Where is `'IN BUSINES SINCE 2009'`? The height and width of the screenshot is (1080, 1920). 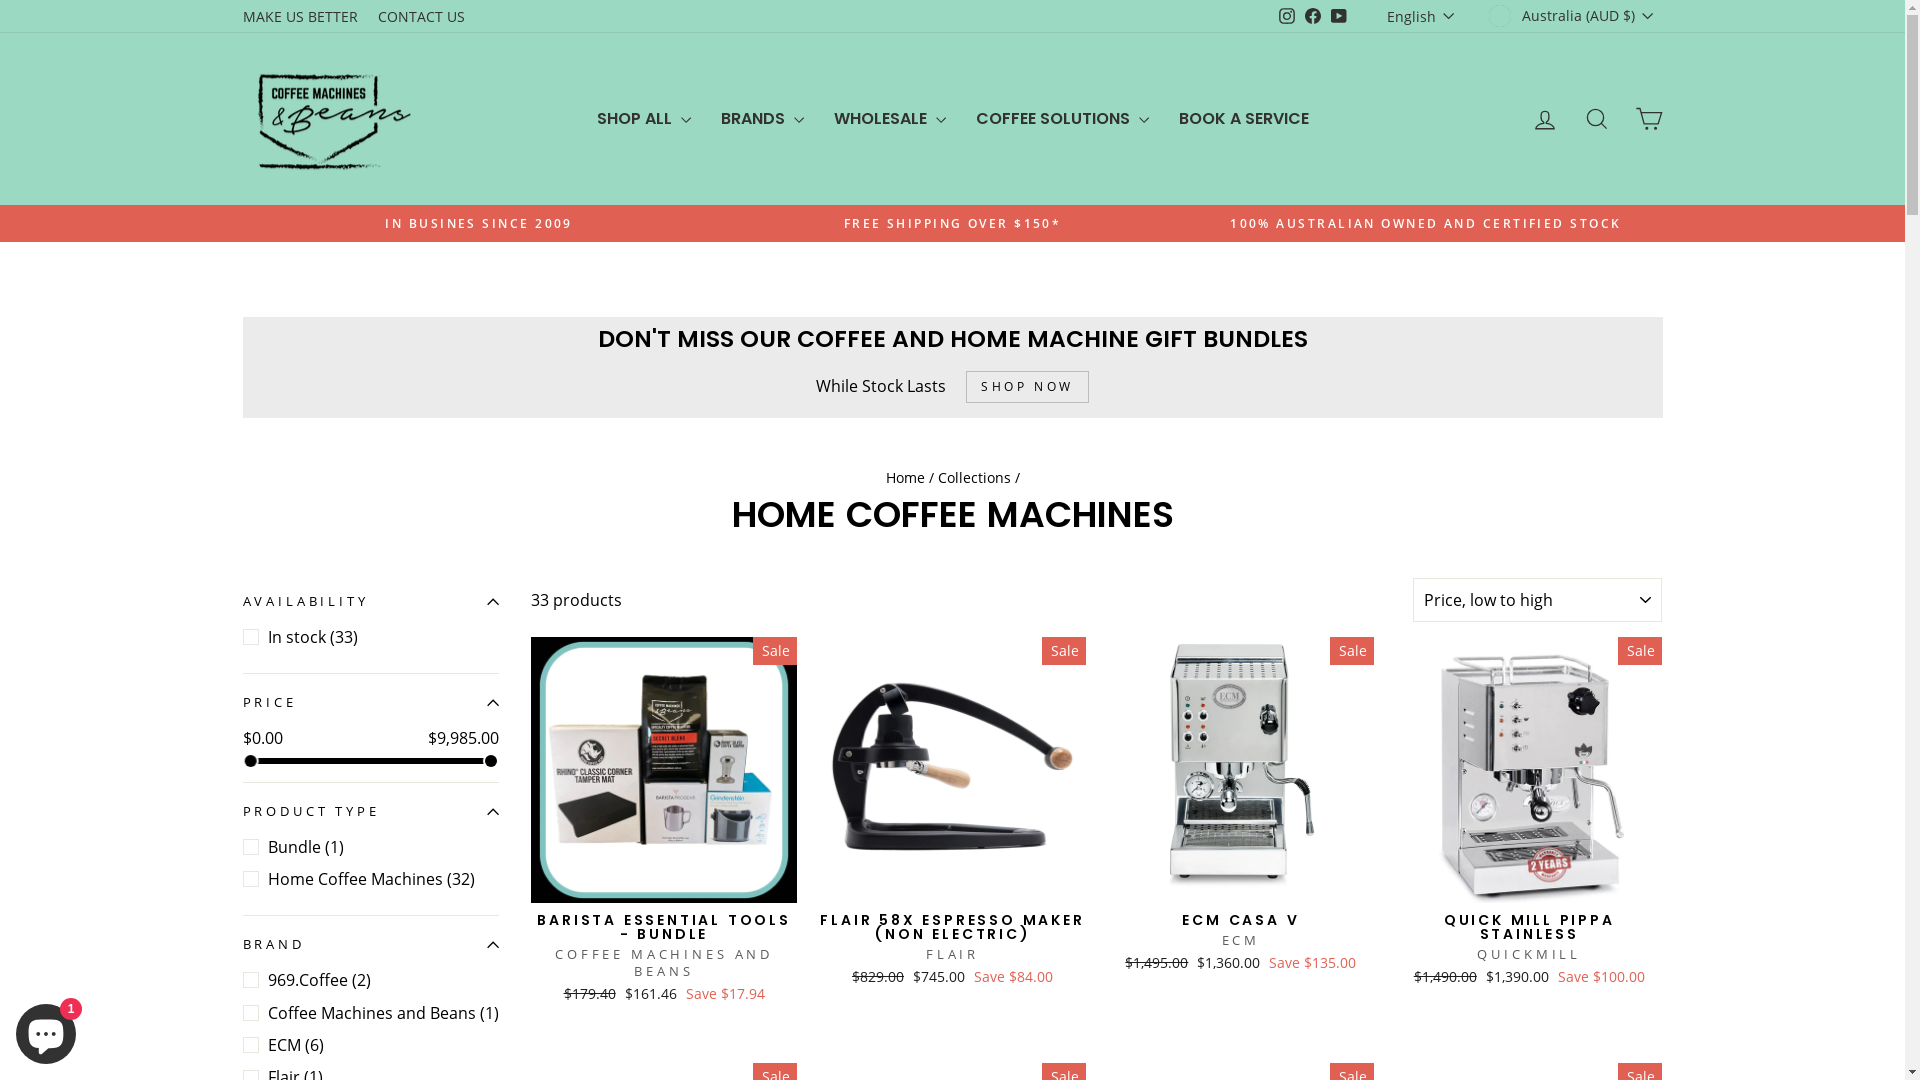
'IN BUSINES SINCE 2009' is located at coordinates (478, 223).